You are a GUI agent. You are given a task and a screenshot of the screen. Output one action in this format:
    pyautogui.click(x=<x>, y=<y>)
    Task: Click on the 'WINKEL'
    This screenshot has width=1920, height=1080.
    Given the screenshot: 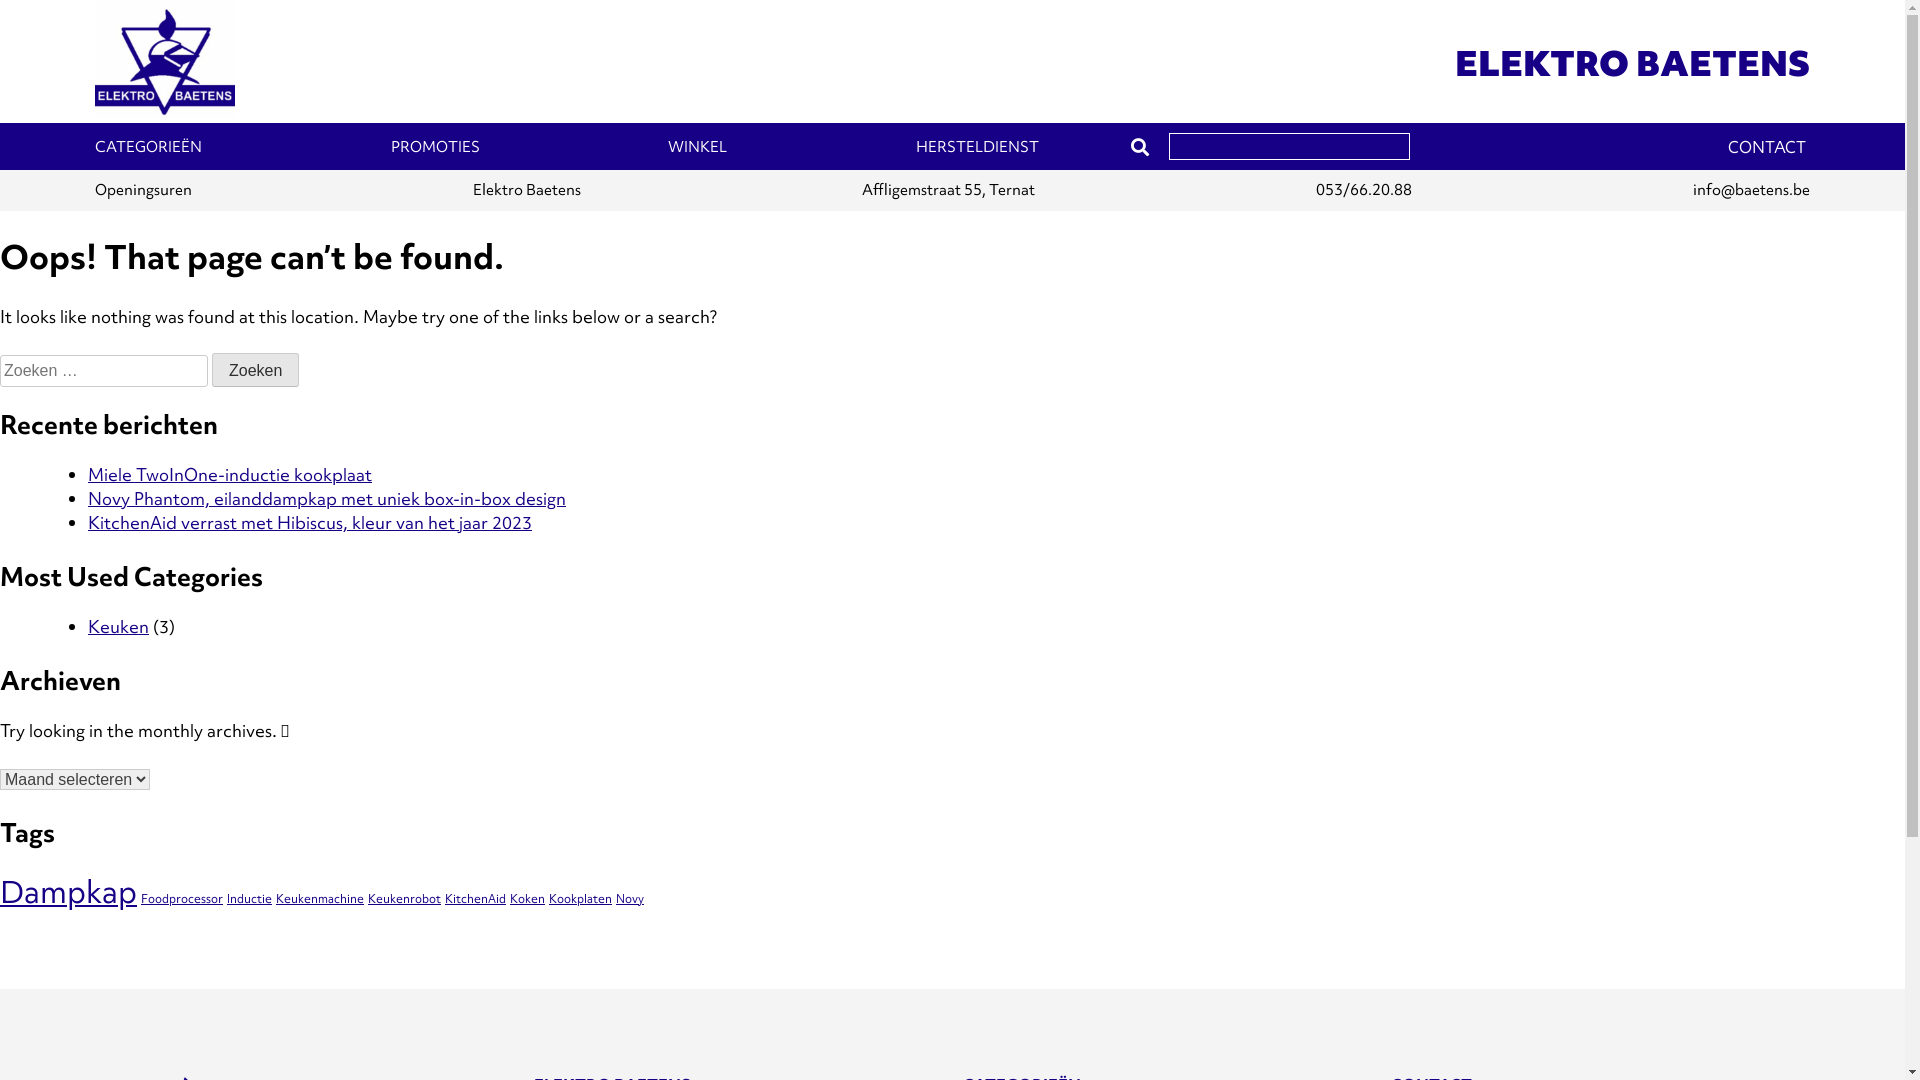 What is the action you would take?
    pyautogui.click(x=697, y=145)
    